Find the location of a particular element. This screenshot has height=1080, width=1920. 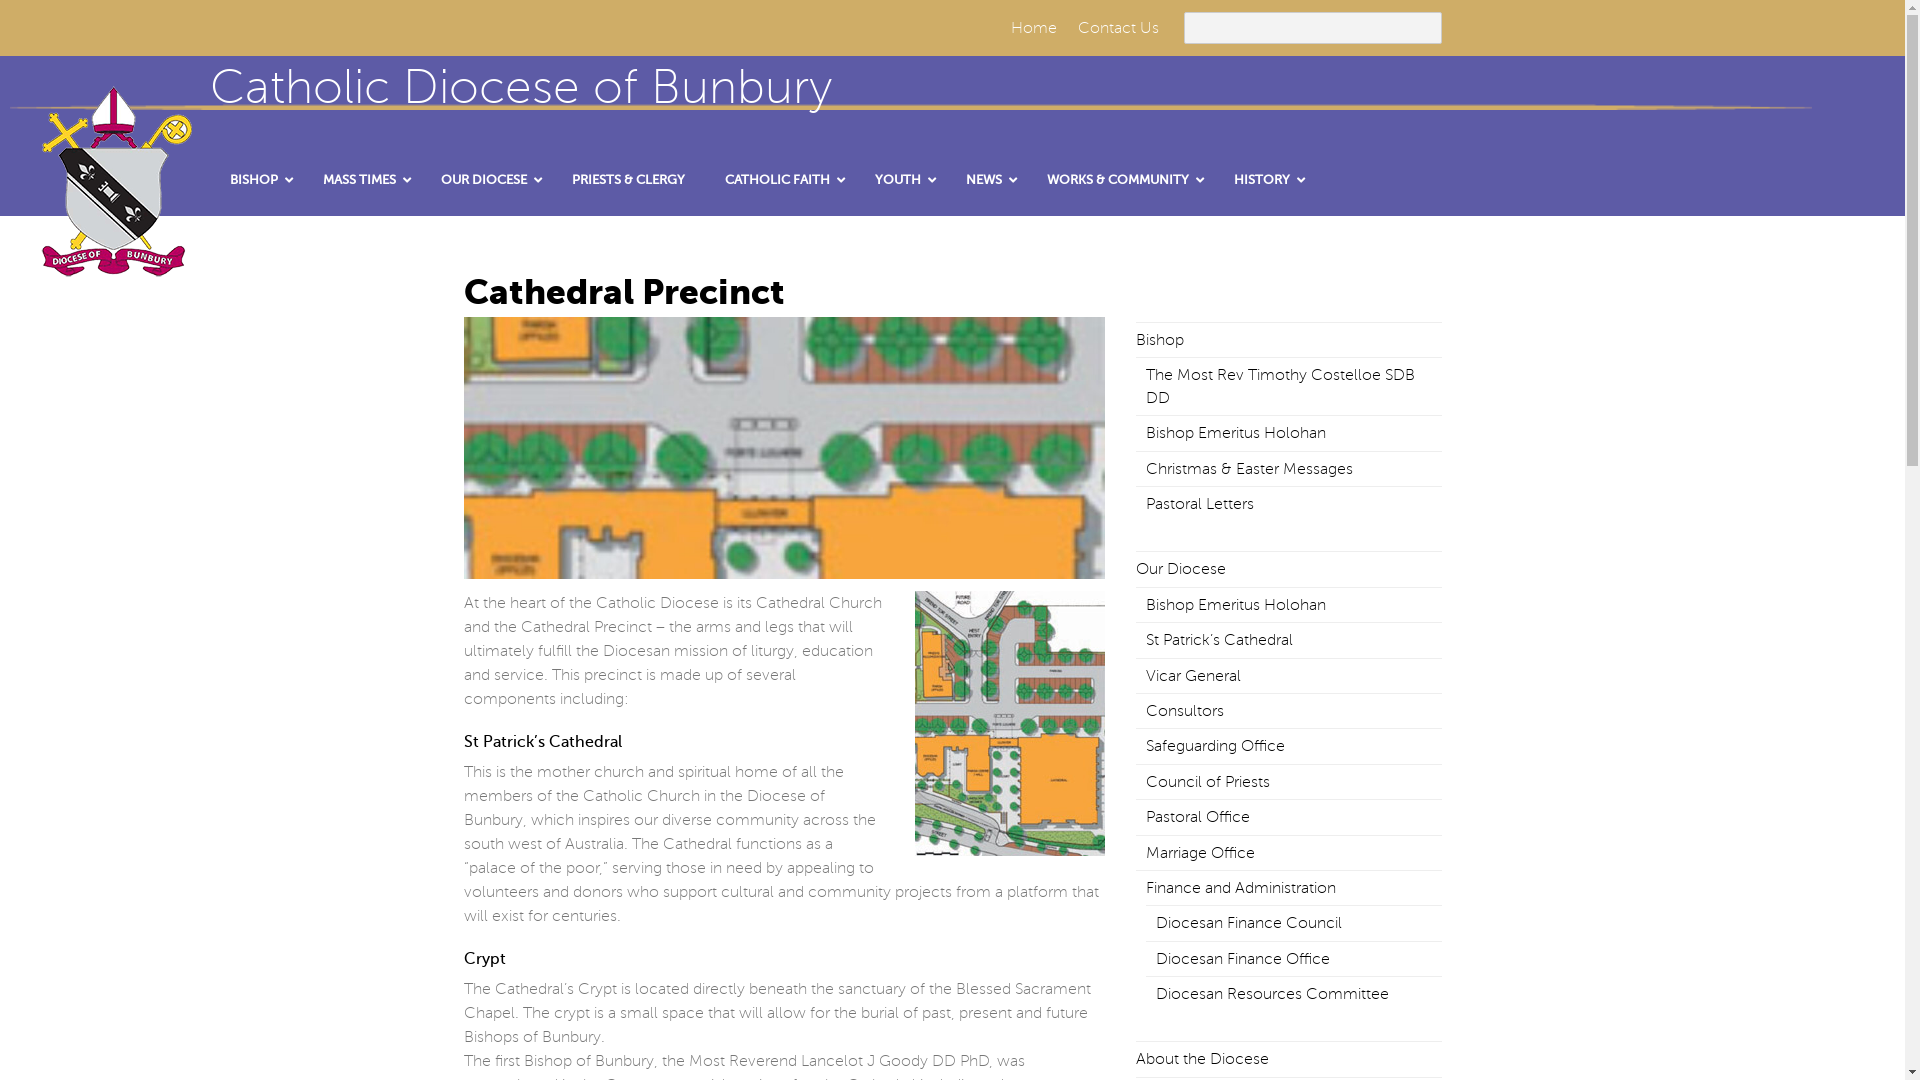

'Finance and Administration' is located at coordinates (1240, 886).